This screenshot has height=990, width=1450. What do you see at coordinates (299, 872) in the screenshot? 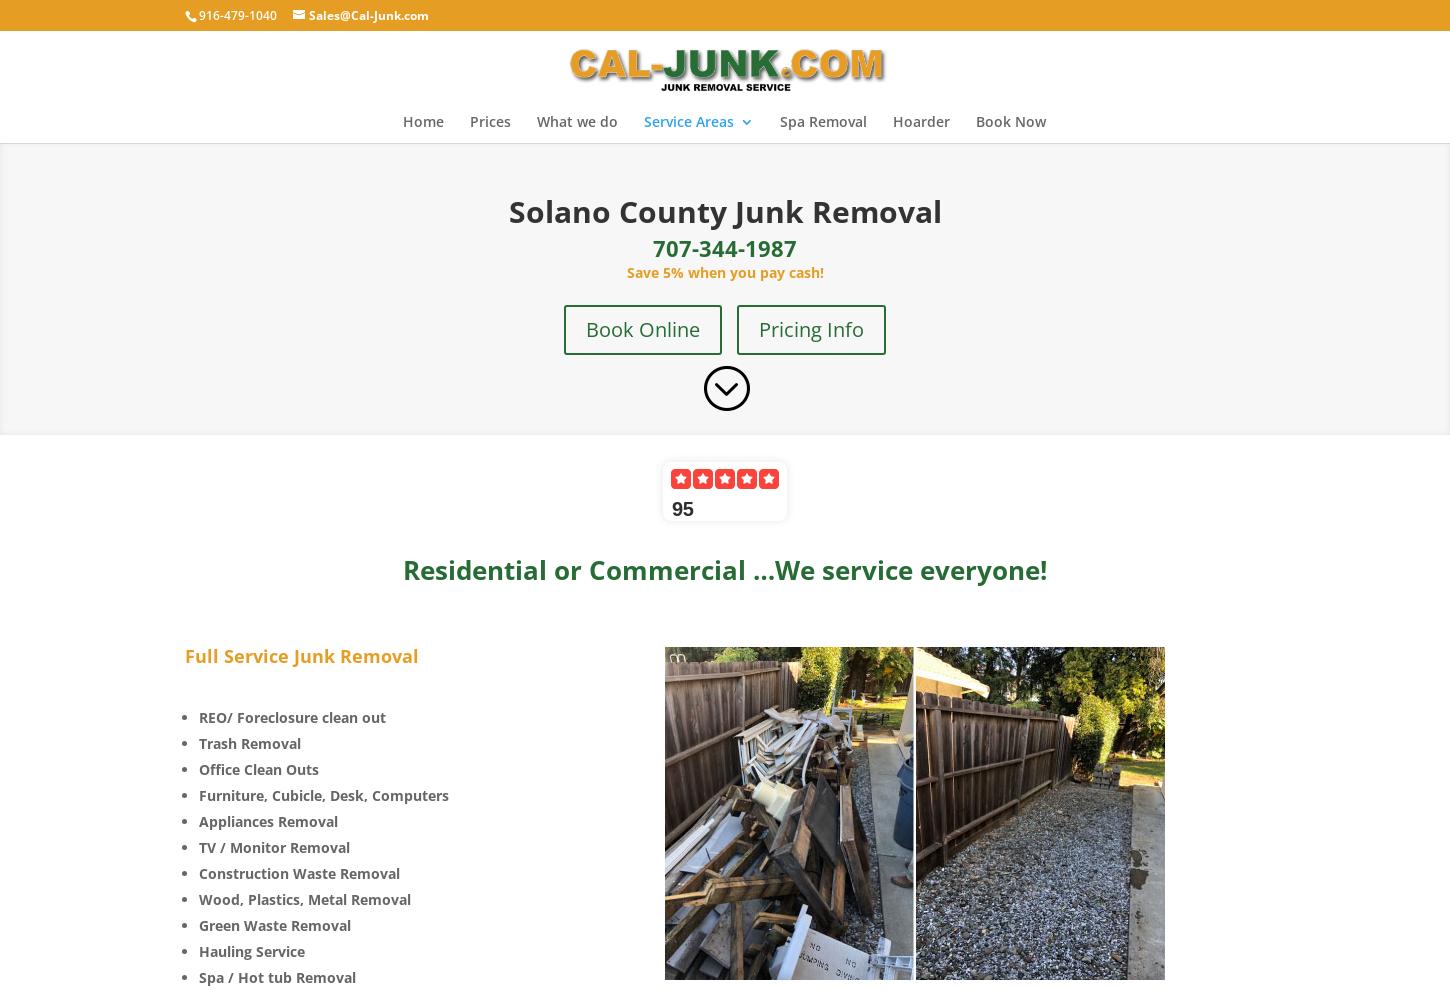
I see `'Construction Waste Removal'` at bounding box center [299, 872].